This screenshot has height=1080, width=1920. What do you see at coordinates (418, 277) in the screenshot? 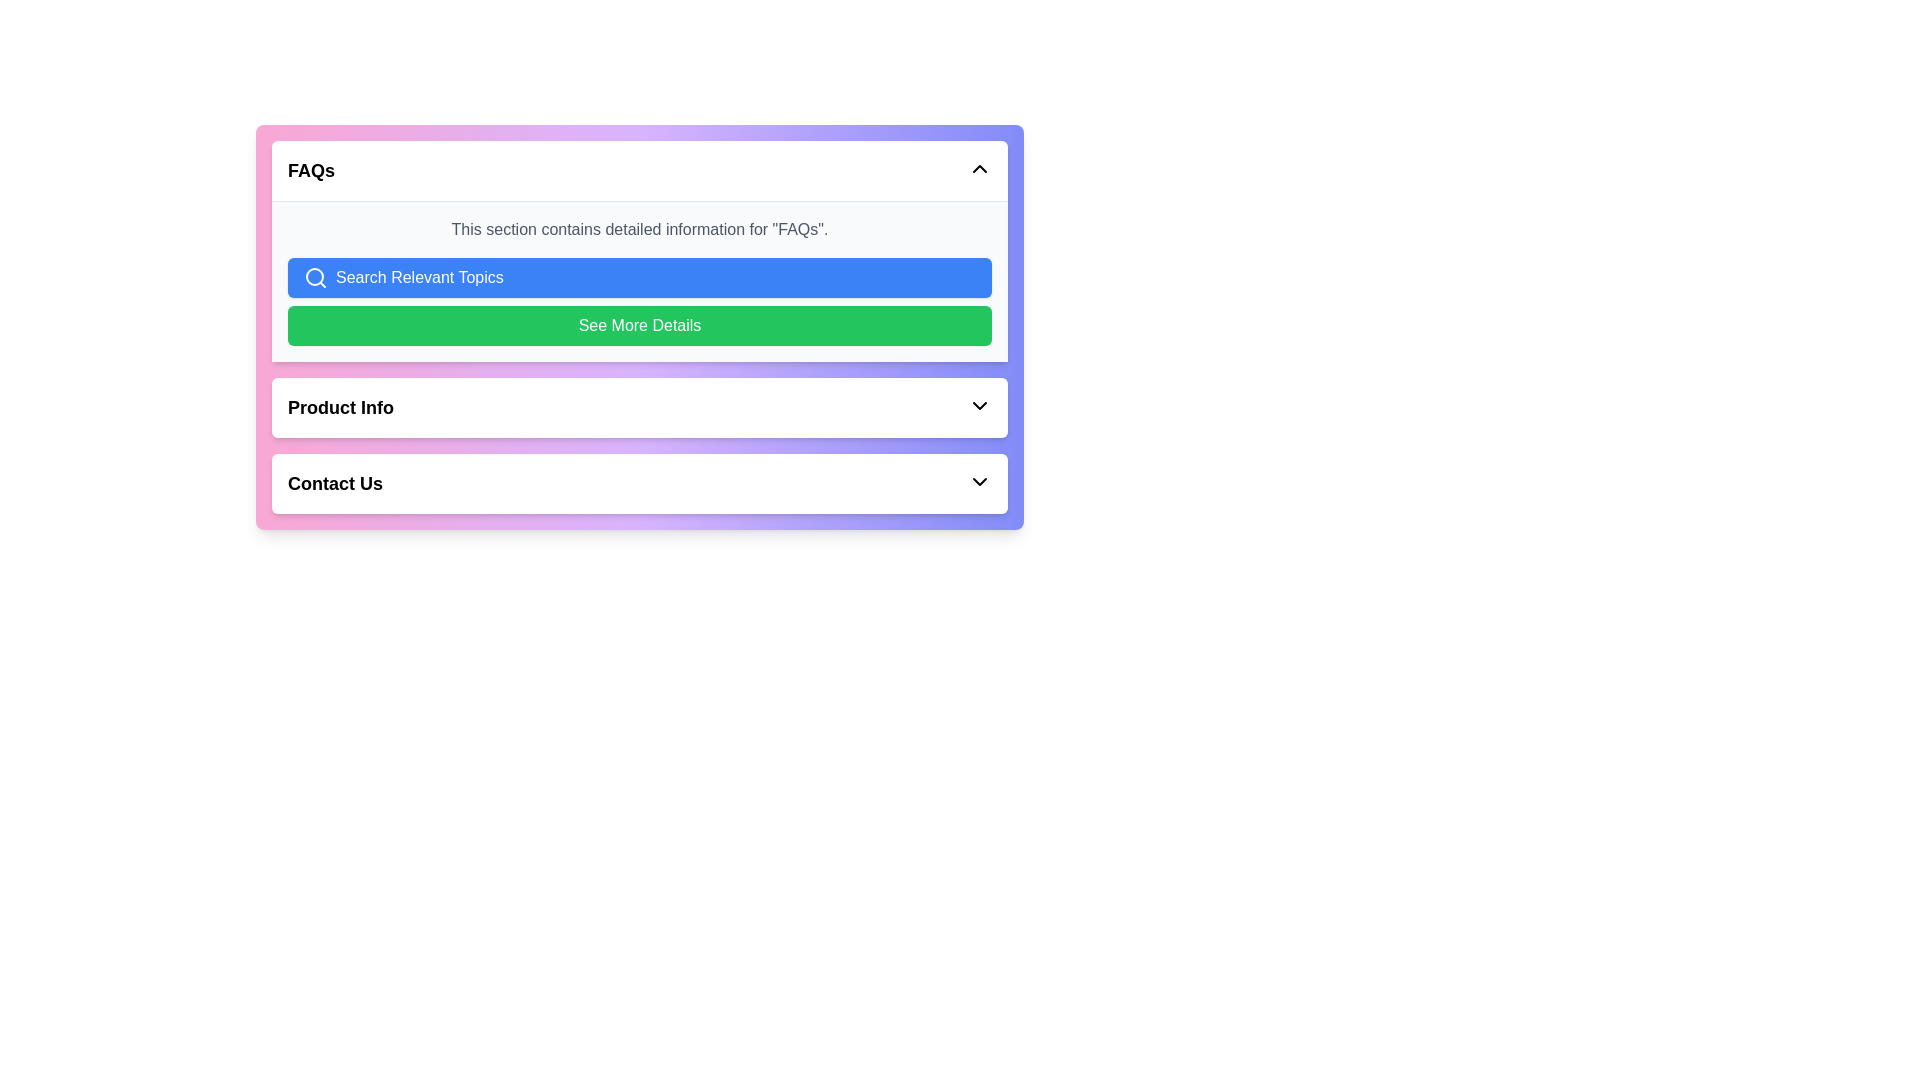
I see `text label that says 'Search Relevant Topics' within the blue button located below the 'FAQs' section header` at bounding box center [418, 277].